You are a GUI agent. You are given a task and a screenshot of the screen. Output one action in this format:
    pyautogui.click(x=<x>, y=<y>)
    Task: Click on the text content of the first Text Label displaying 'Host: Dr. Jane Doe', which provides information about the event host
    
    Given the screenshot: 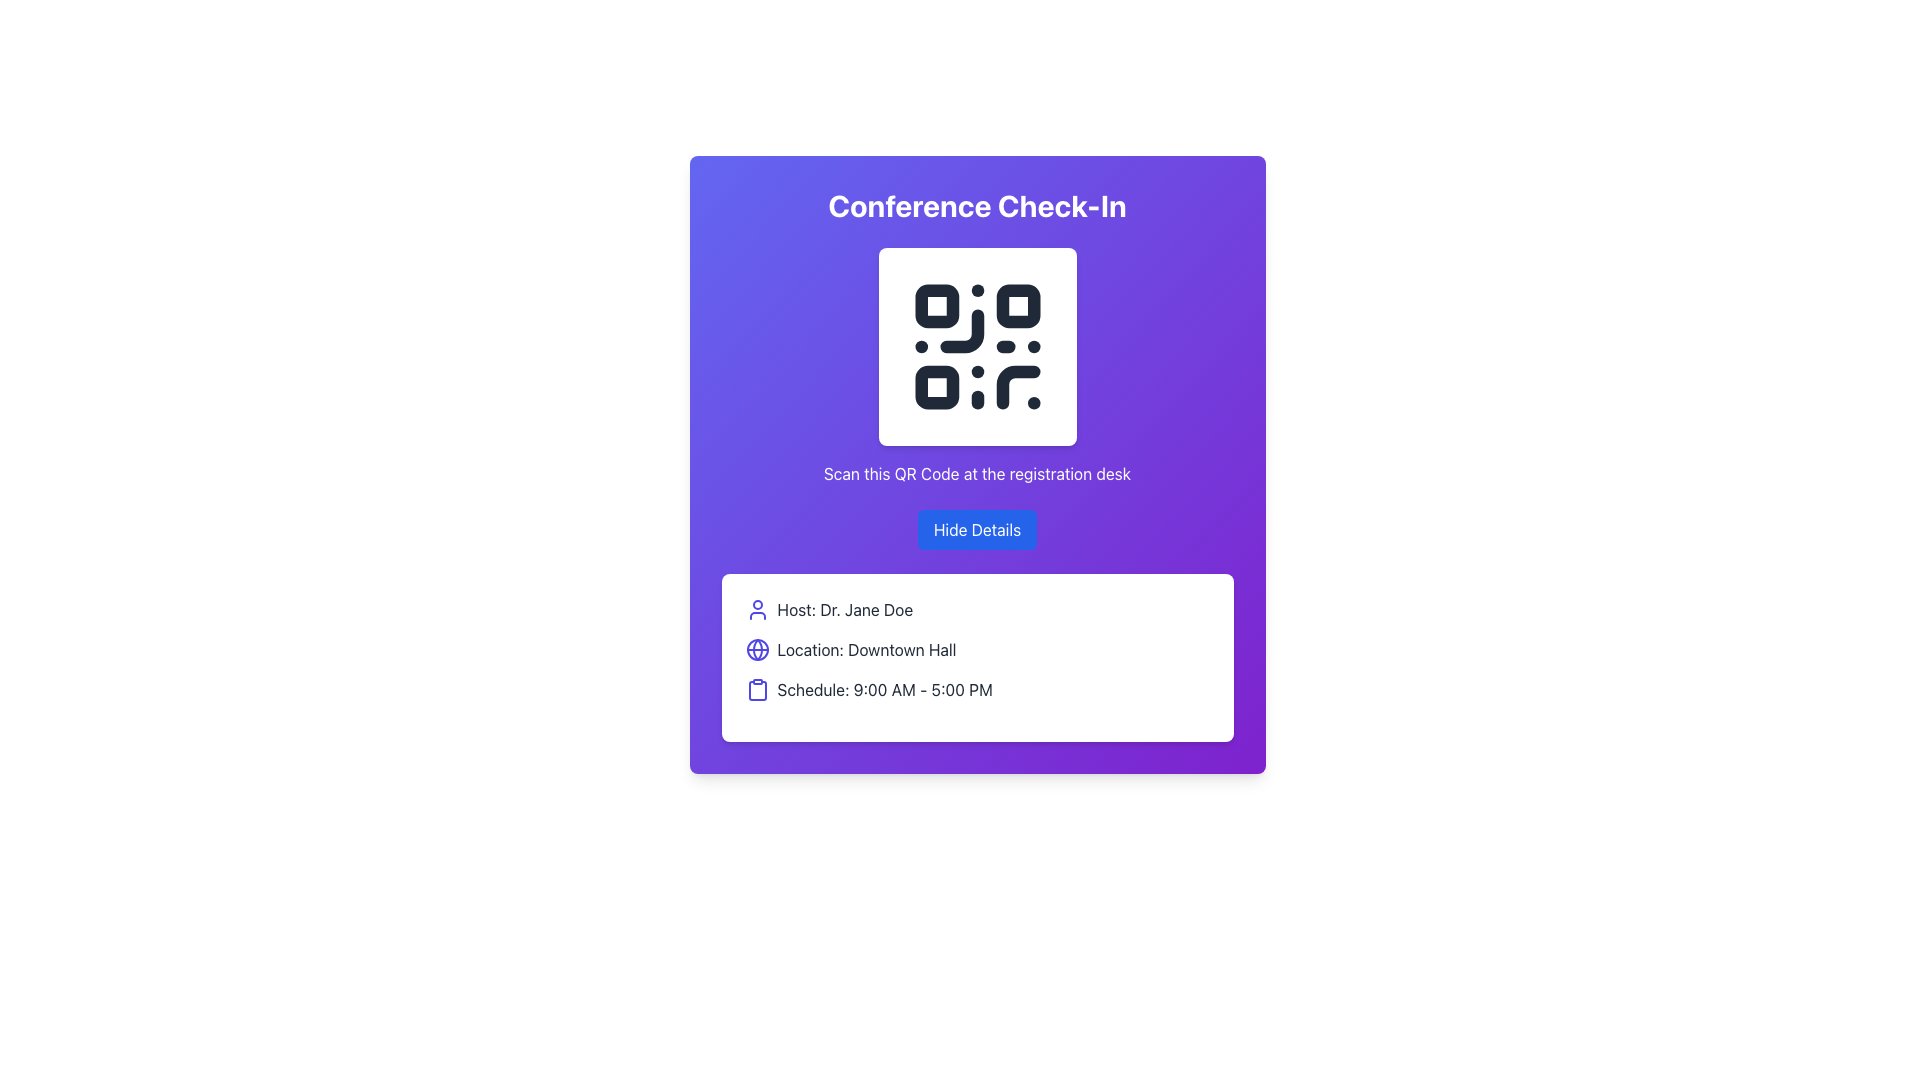 What is the action you would take?
    pyautogui.click(x=845, y=608)
    